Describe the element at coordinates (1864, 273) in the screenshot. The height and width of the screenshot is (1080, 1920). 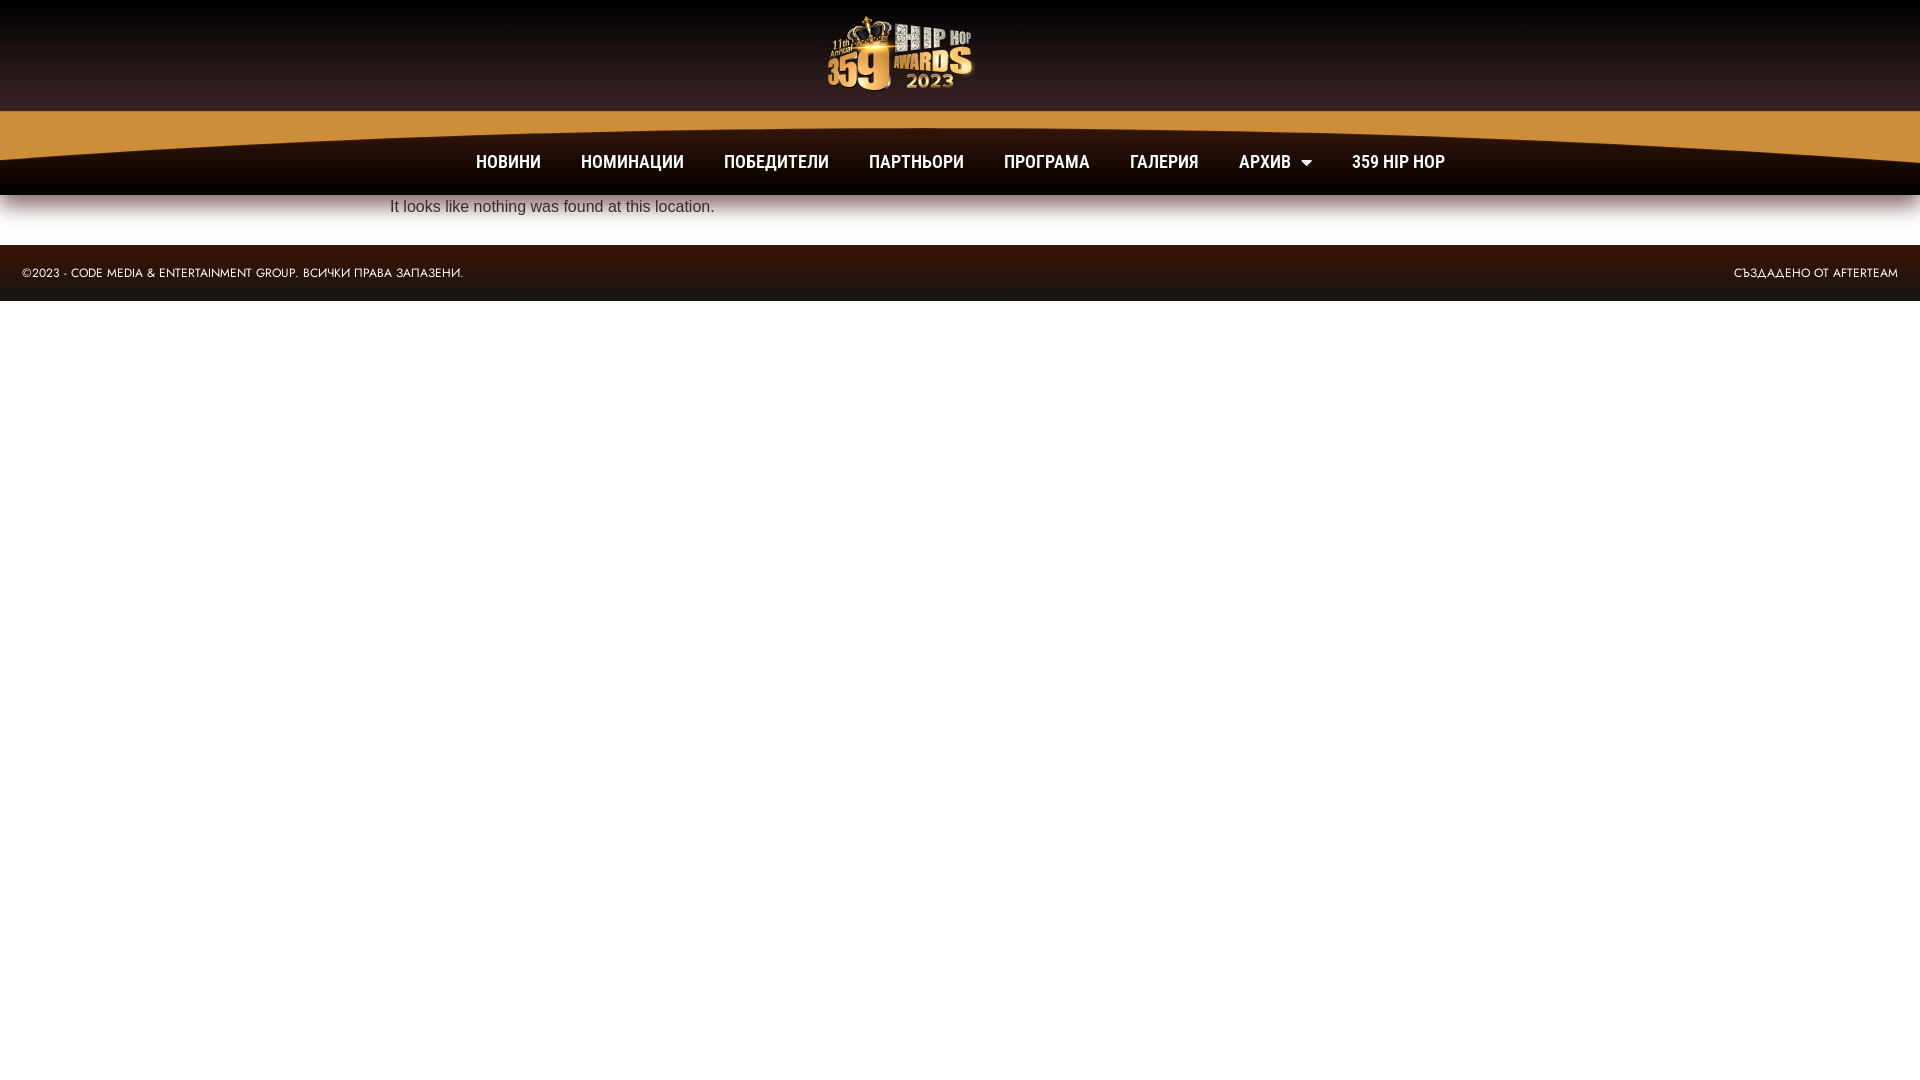
I see `'AFTERTEAM'` at that location.